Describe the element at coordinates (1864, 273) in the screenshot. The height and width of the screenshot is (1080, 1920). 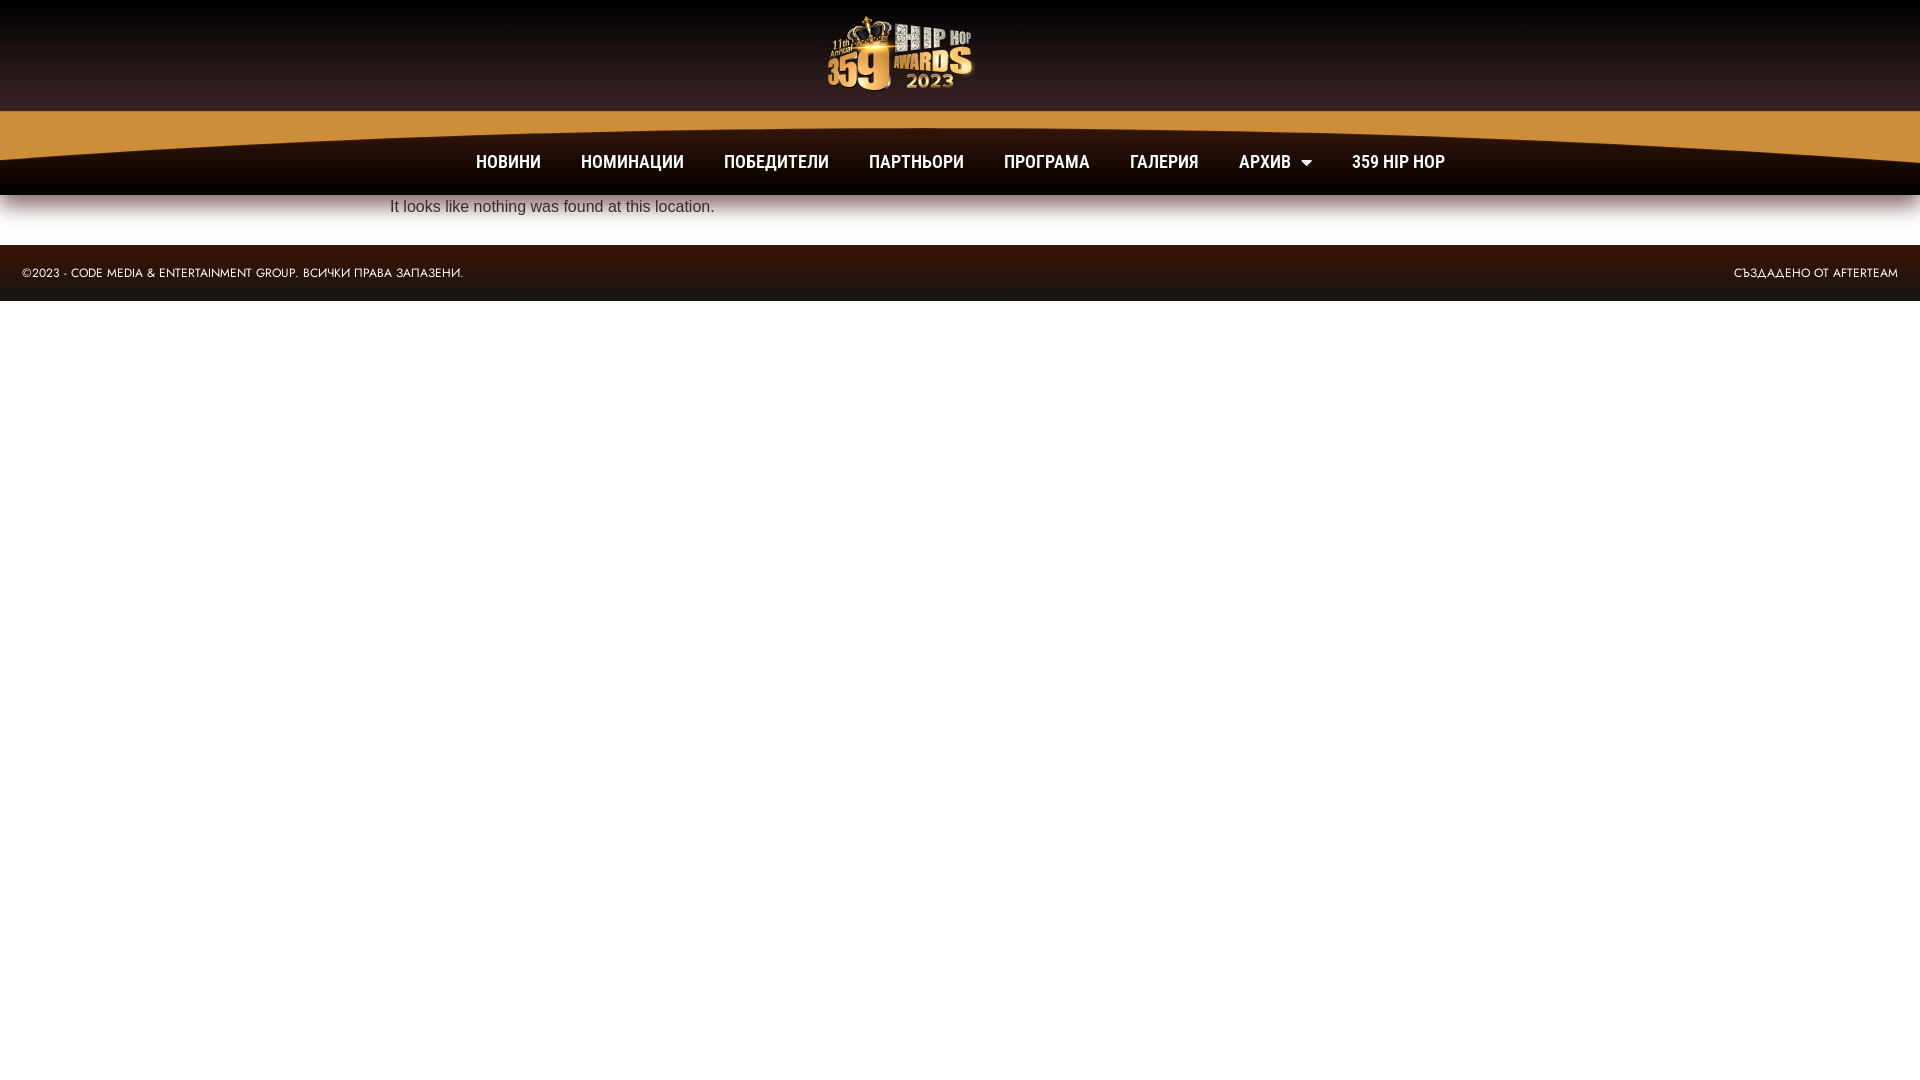
I see `'AFTERTEAM'` at that location.